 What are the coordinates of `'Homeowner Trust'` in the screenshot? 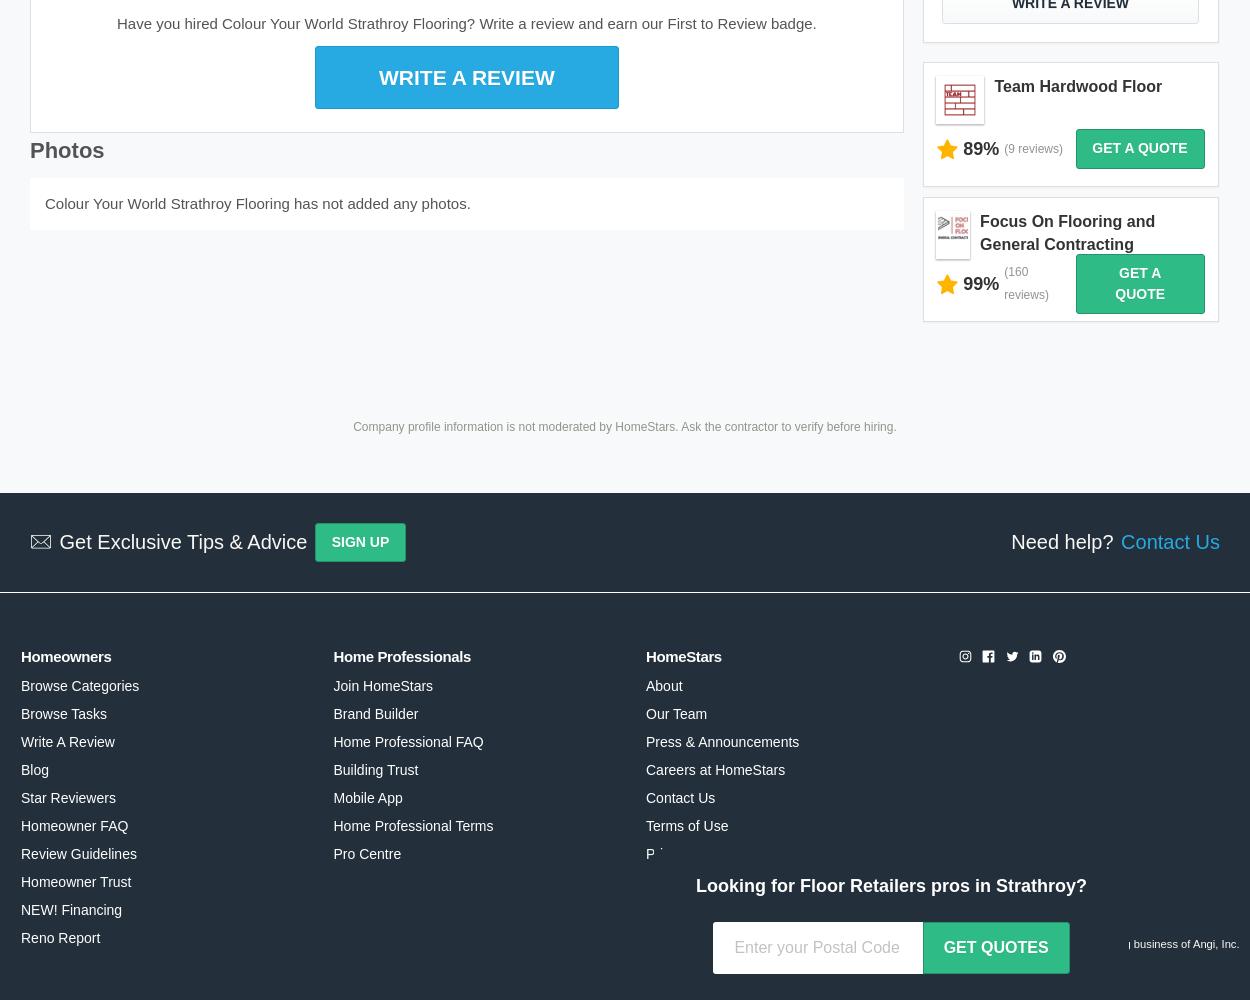 It's located at (75, 882).